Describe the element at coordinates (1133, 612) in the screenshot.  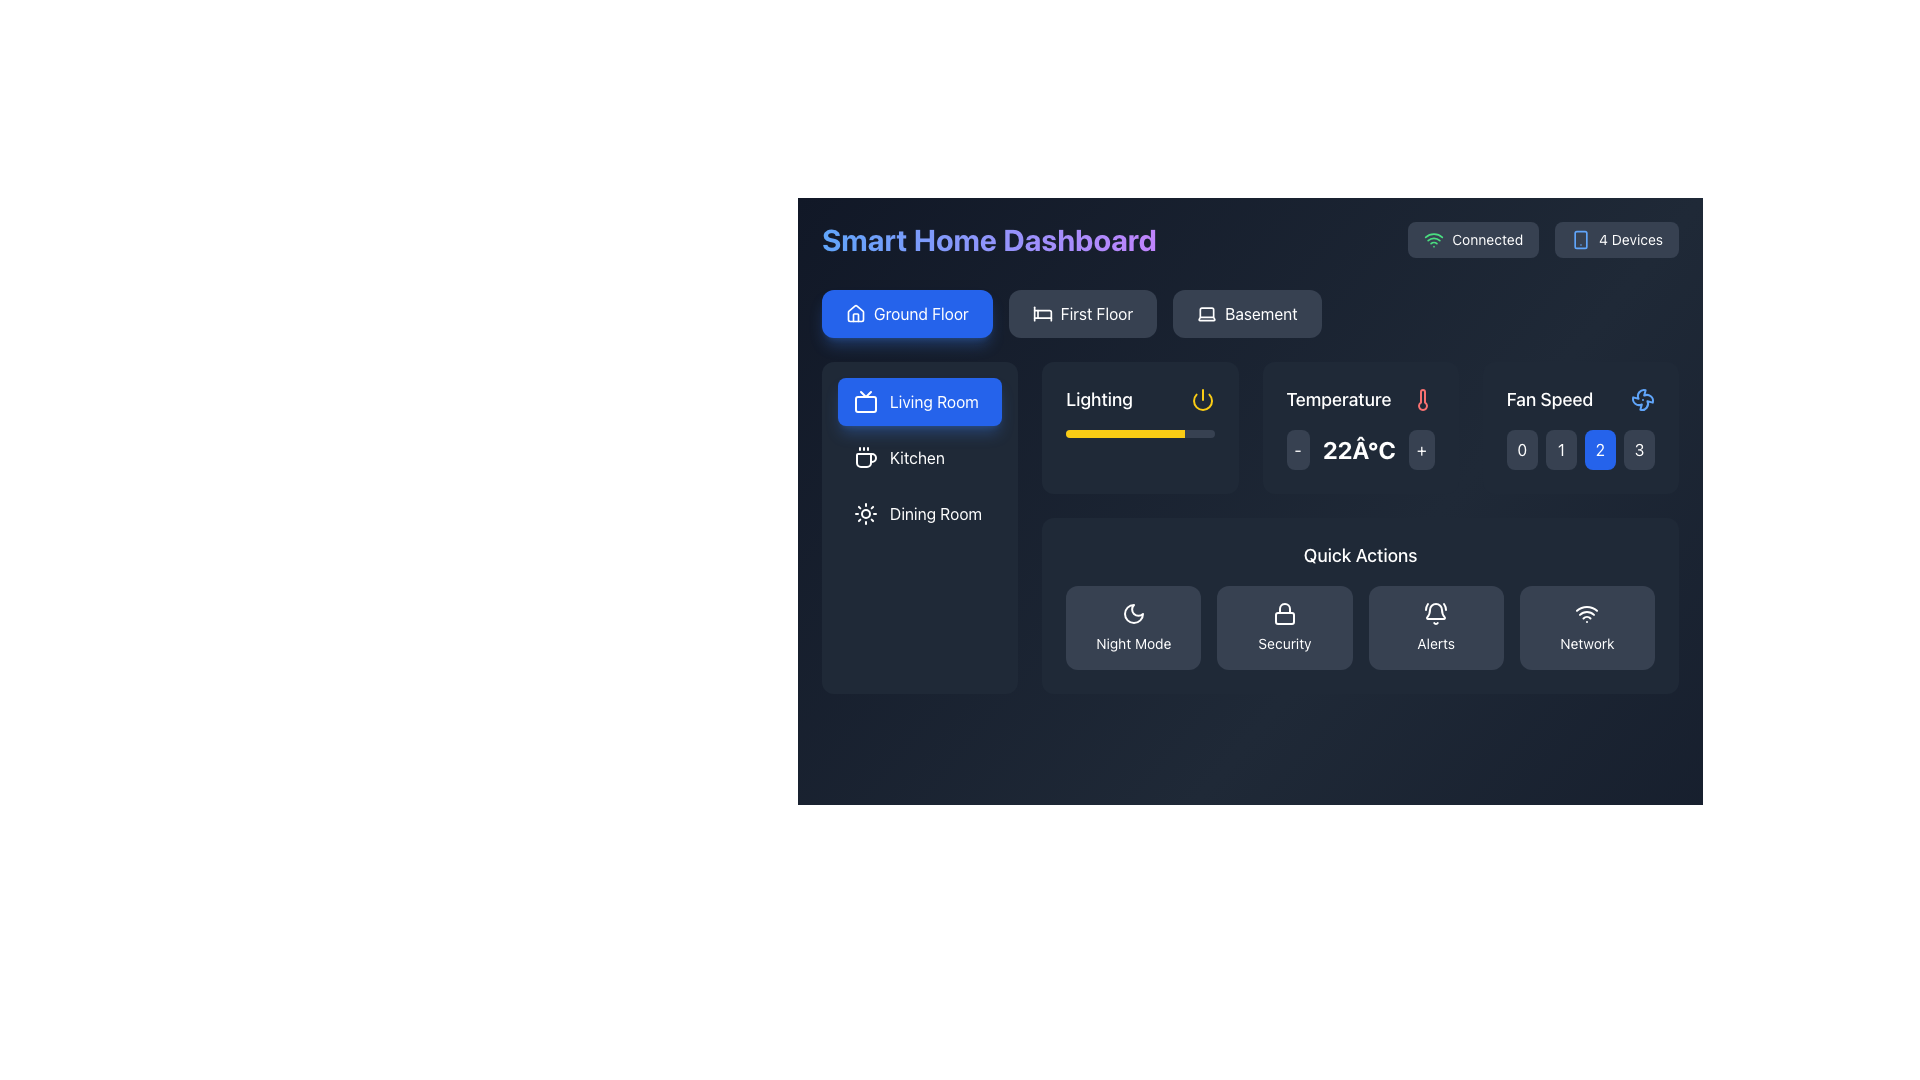
I see `the 'Night Mode' button that contains the crescent moon icon` at that location.